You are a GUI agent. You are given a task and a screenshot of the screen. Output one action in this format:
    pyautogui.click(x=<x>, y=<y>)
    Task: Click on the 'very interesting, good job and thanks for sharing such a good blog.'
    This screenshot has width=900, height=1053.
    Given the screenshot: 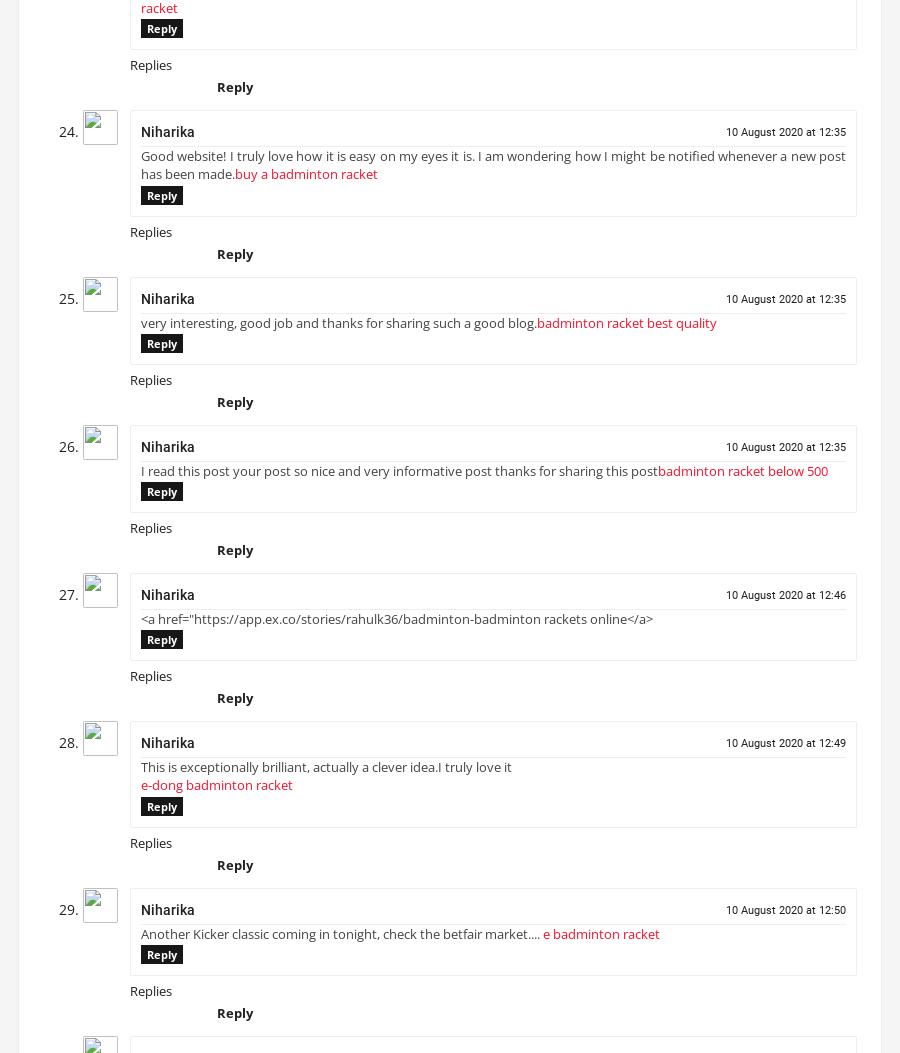 What is the action you would take?
    pyautogui.click(x=339, y=330)
    